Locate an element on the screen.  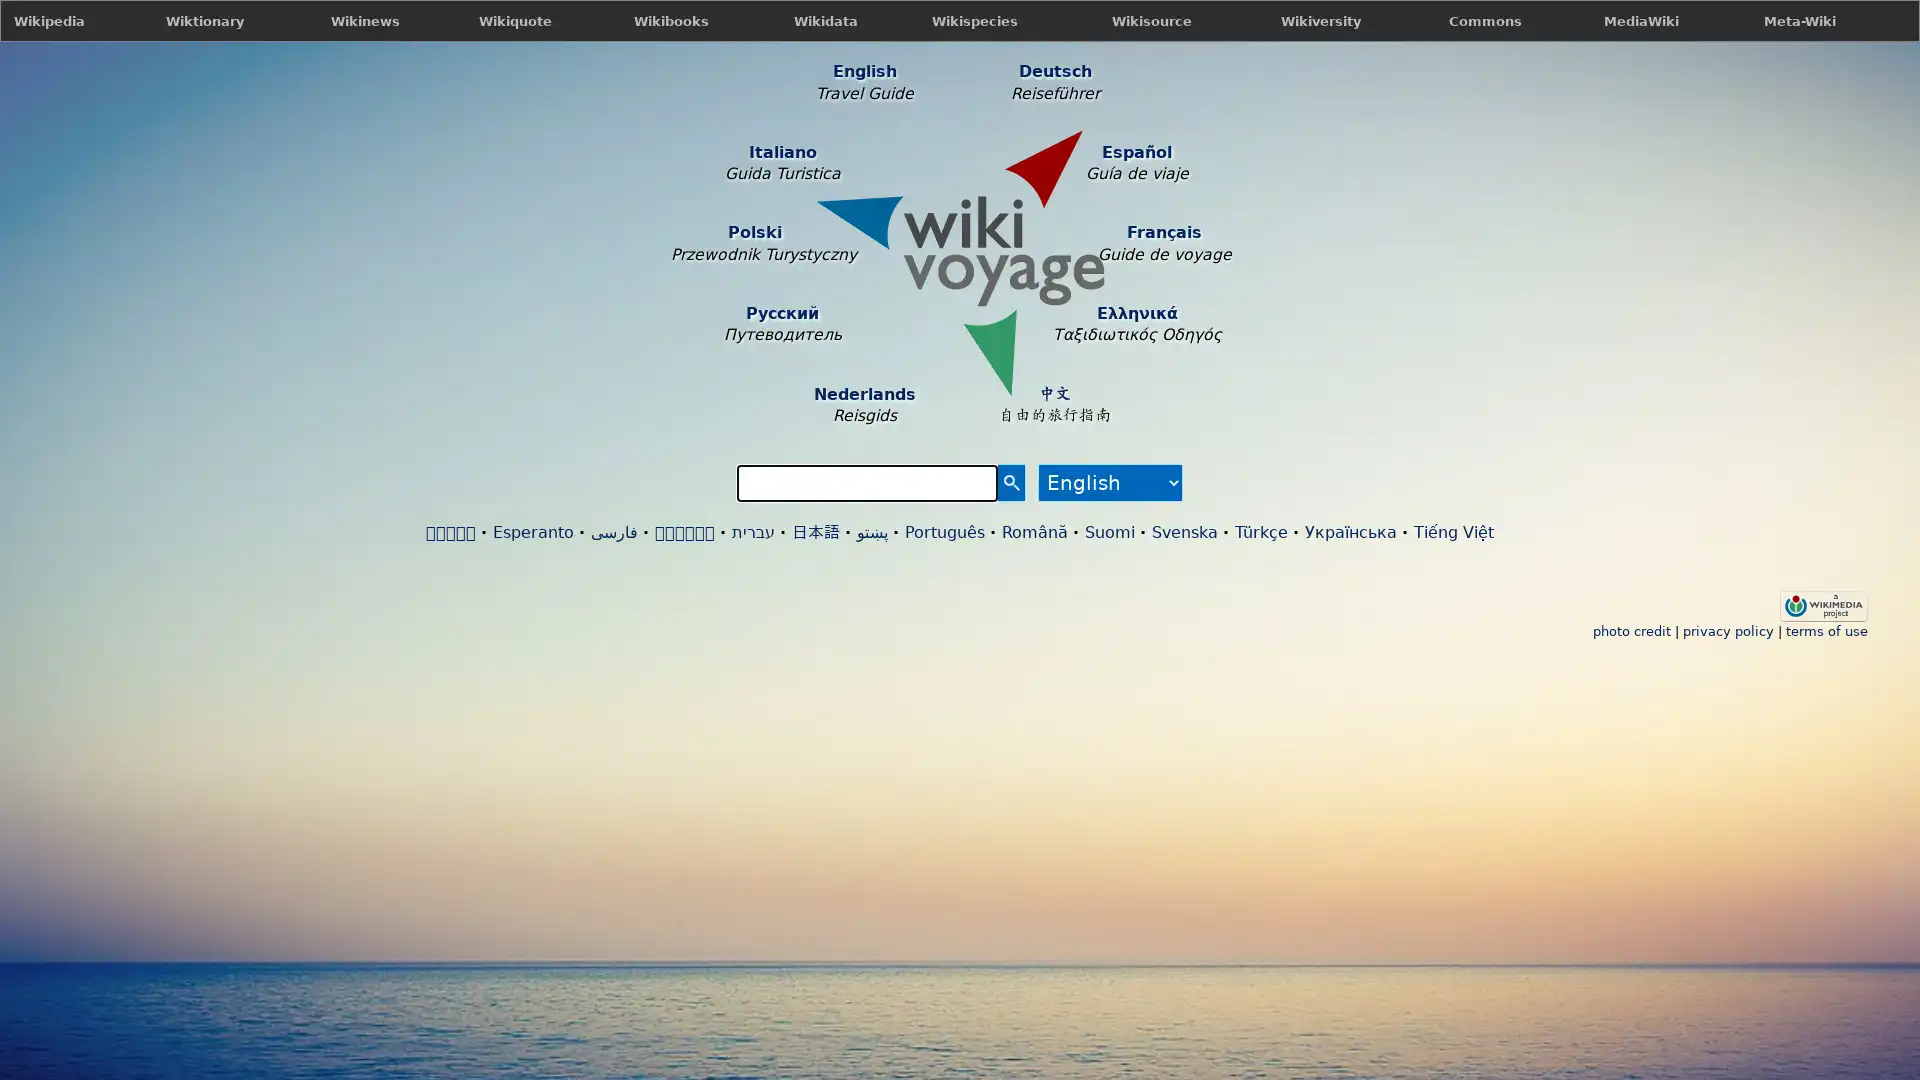
Search is located at coordinates (1012, 482).